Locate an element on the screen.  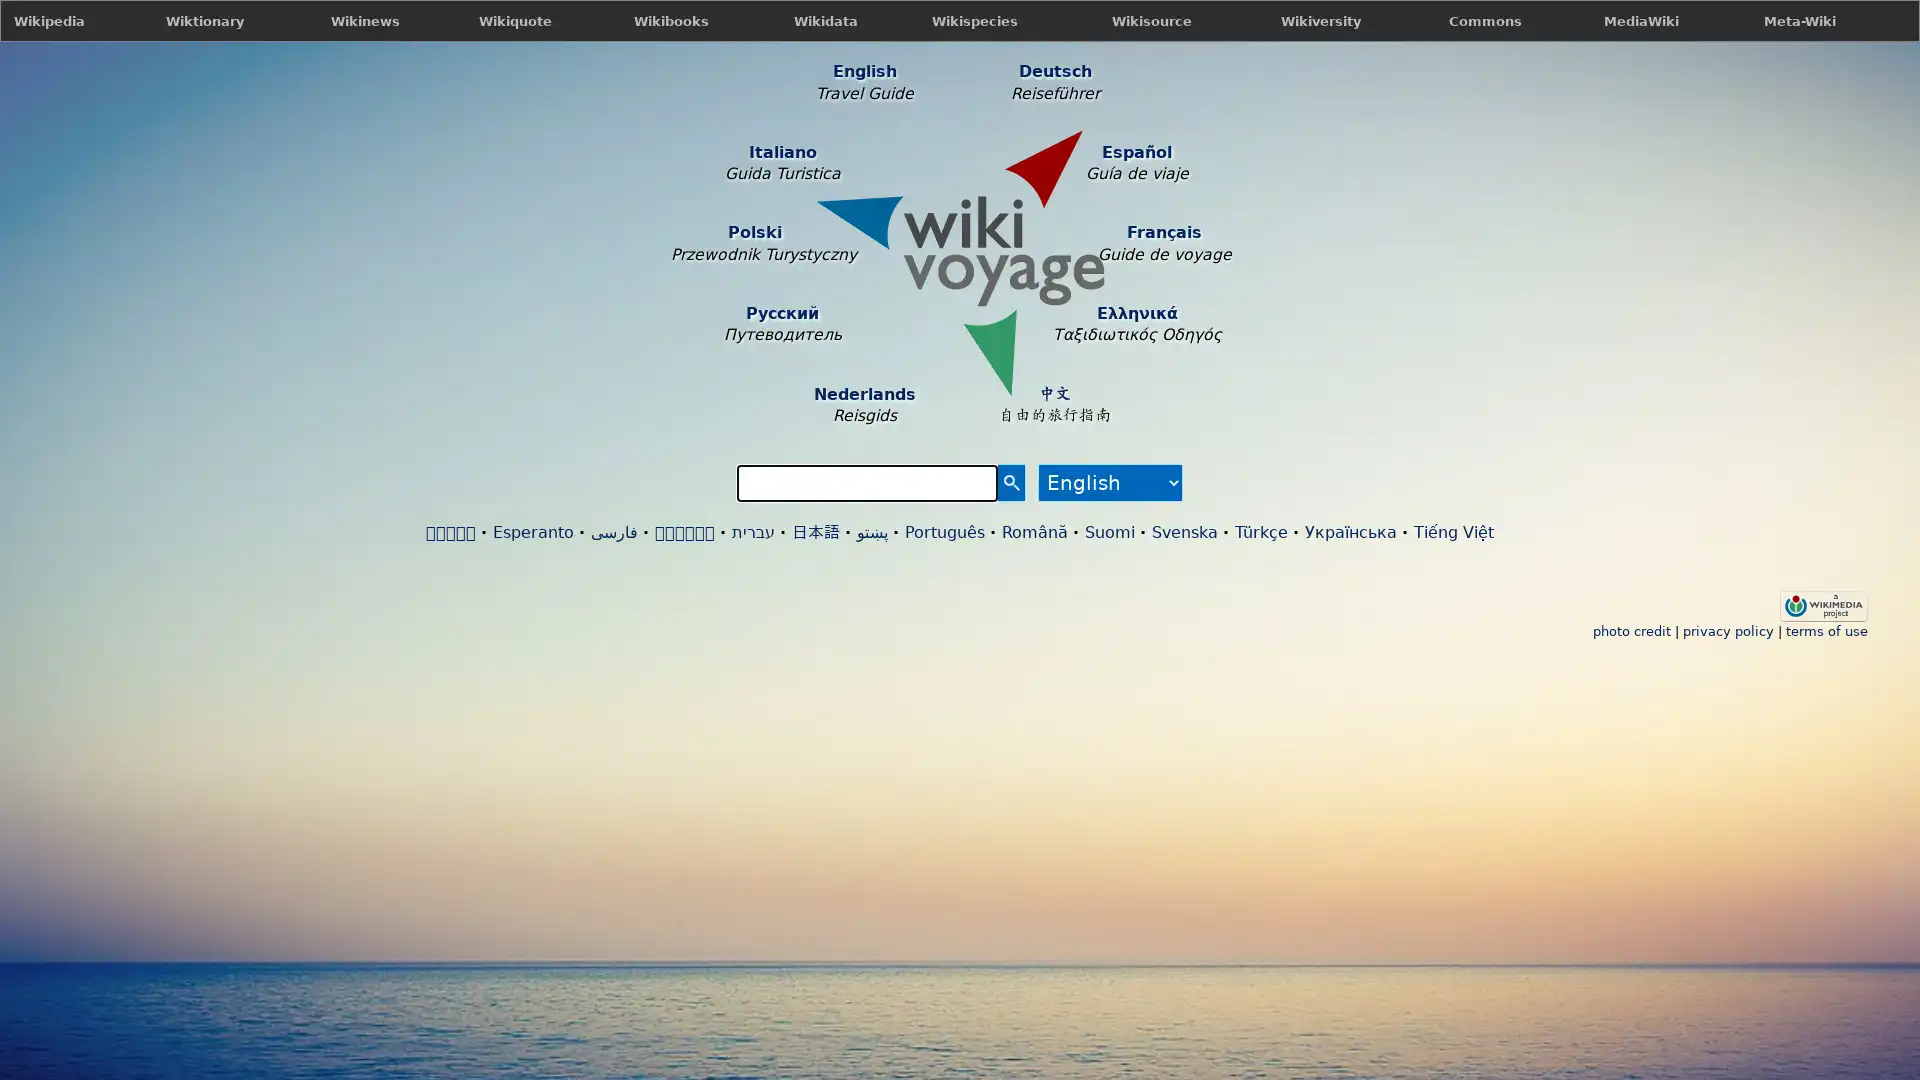
Search is located at coordinates (1012, 482).